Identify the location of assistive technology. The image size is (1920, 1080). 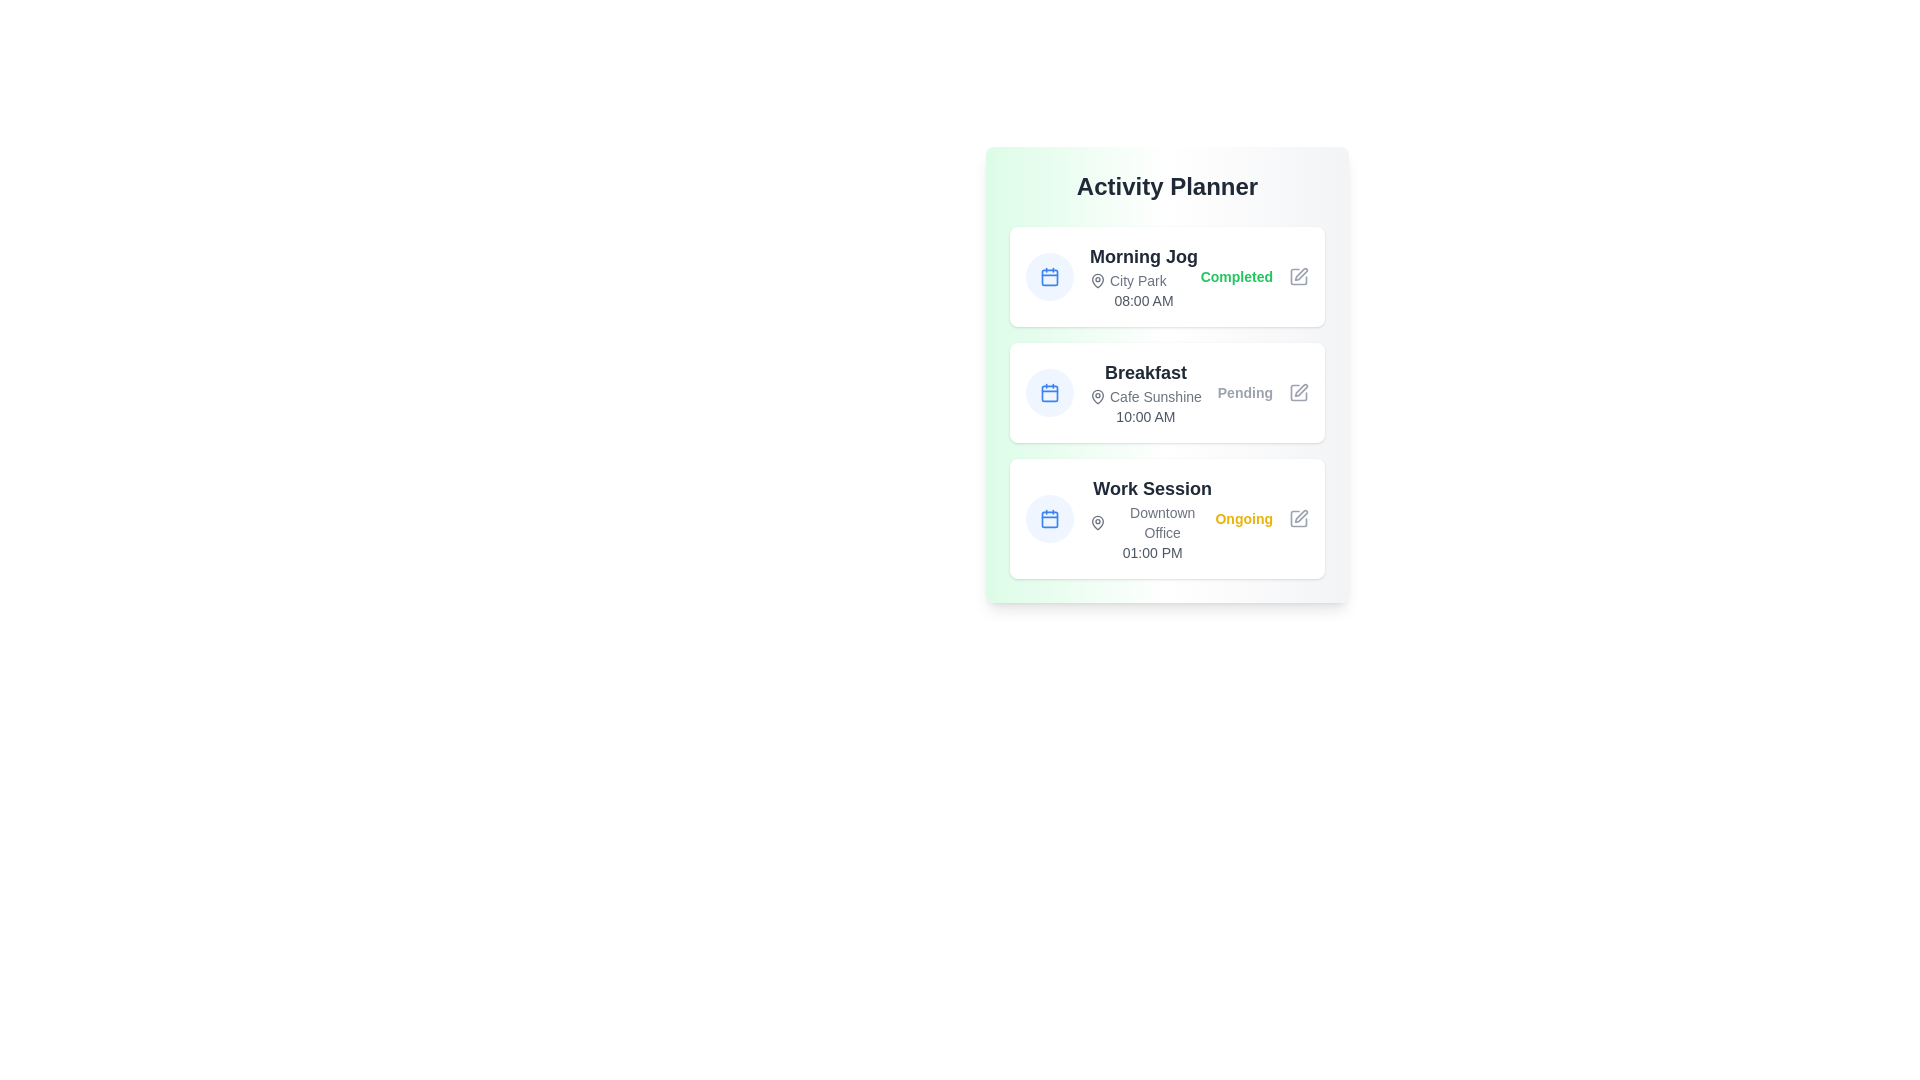
(1143, 277).